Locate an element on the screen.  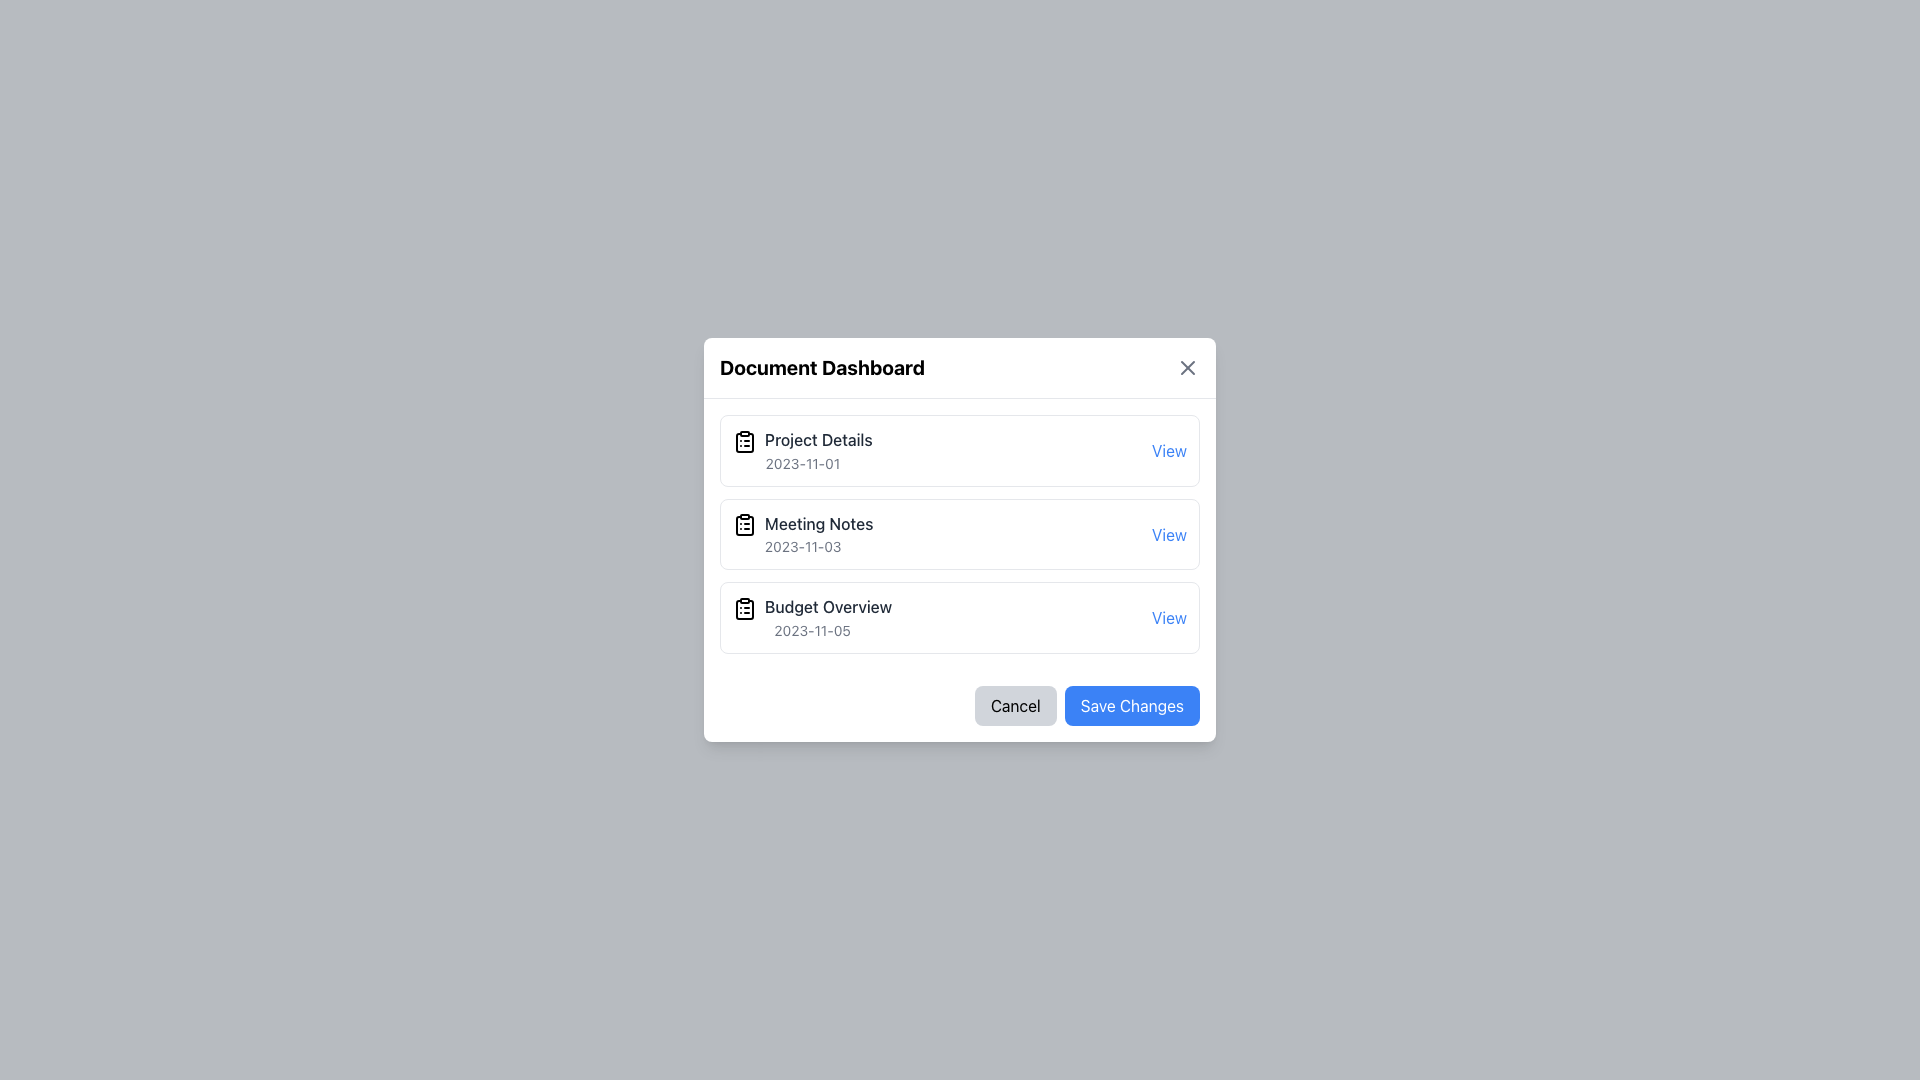
the 'Project Details' label which indicates the name of the associated item in the document or project list, positioned as the first text item in the modal dialog is located at coordinates (818, 438).